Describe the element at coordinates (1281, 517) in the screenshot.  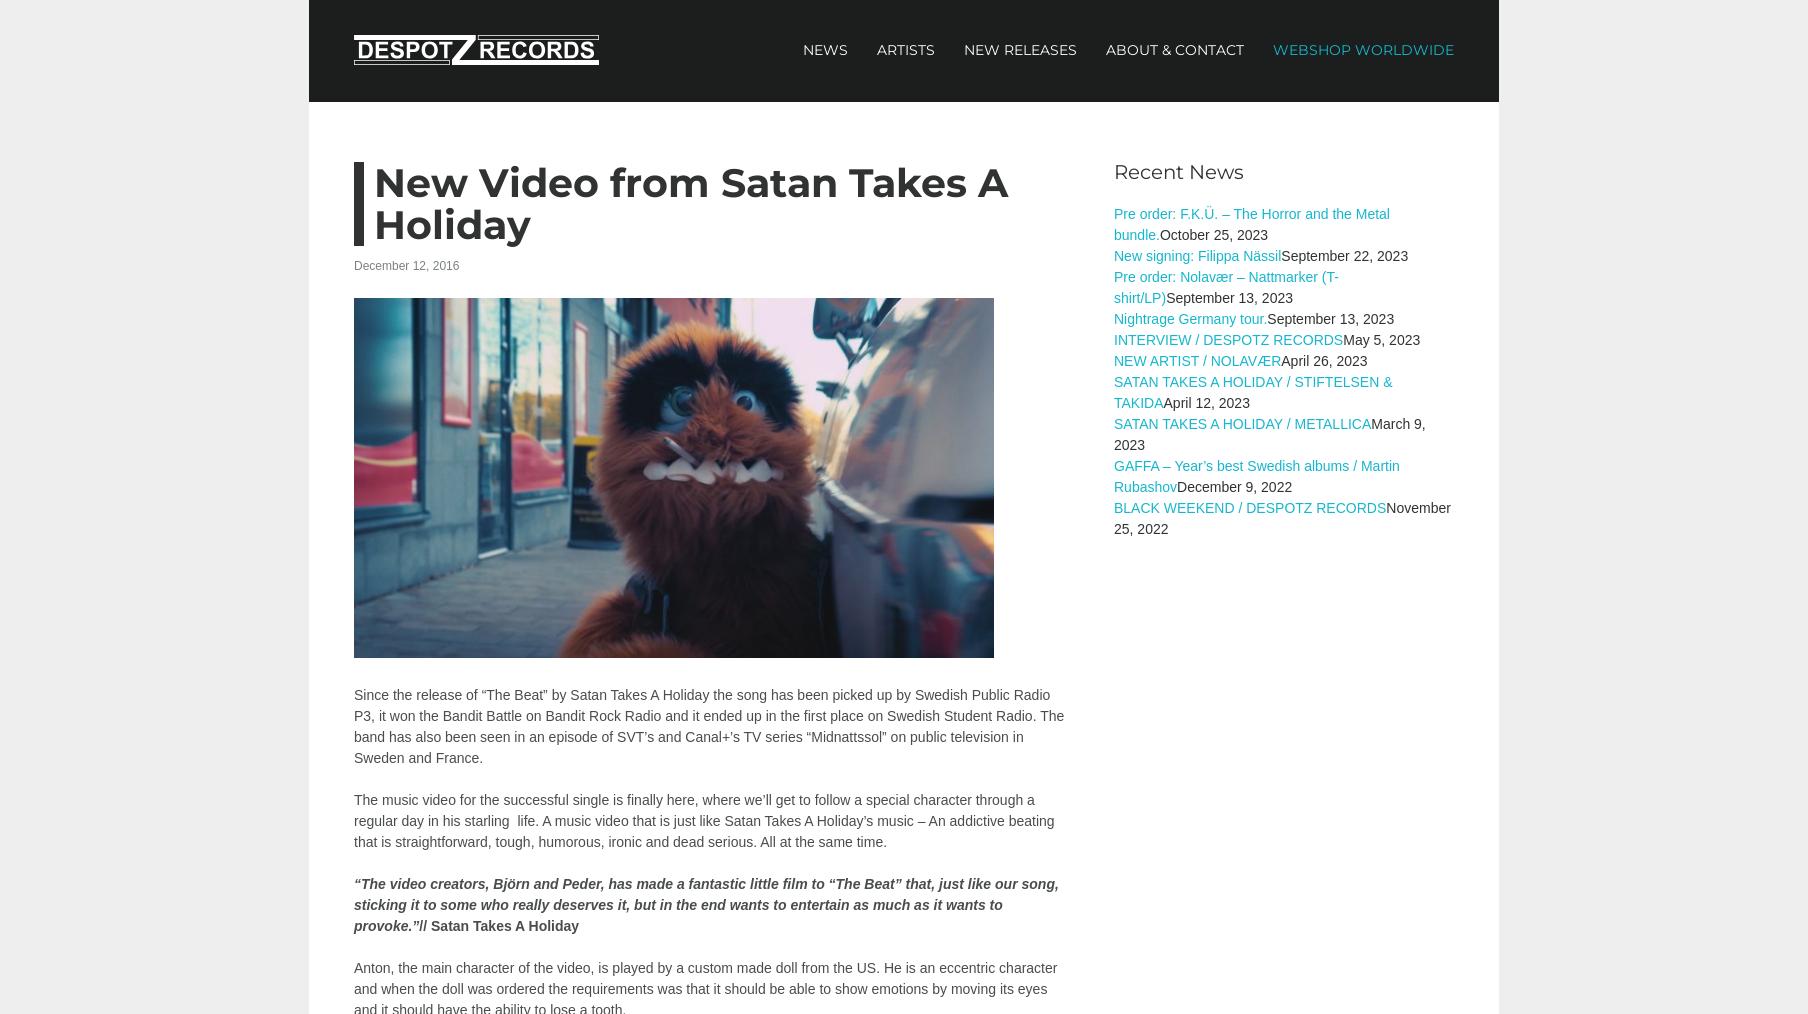
I see `'November 25, 2022'` at that location.